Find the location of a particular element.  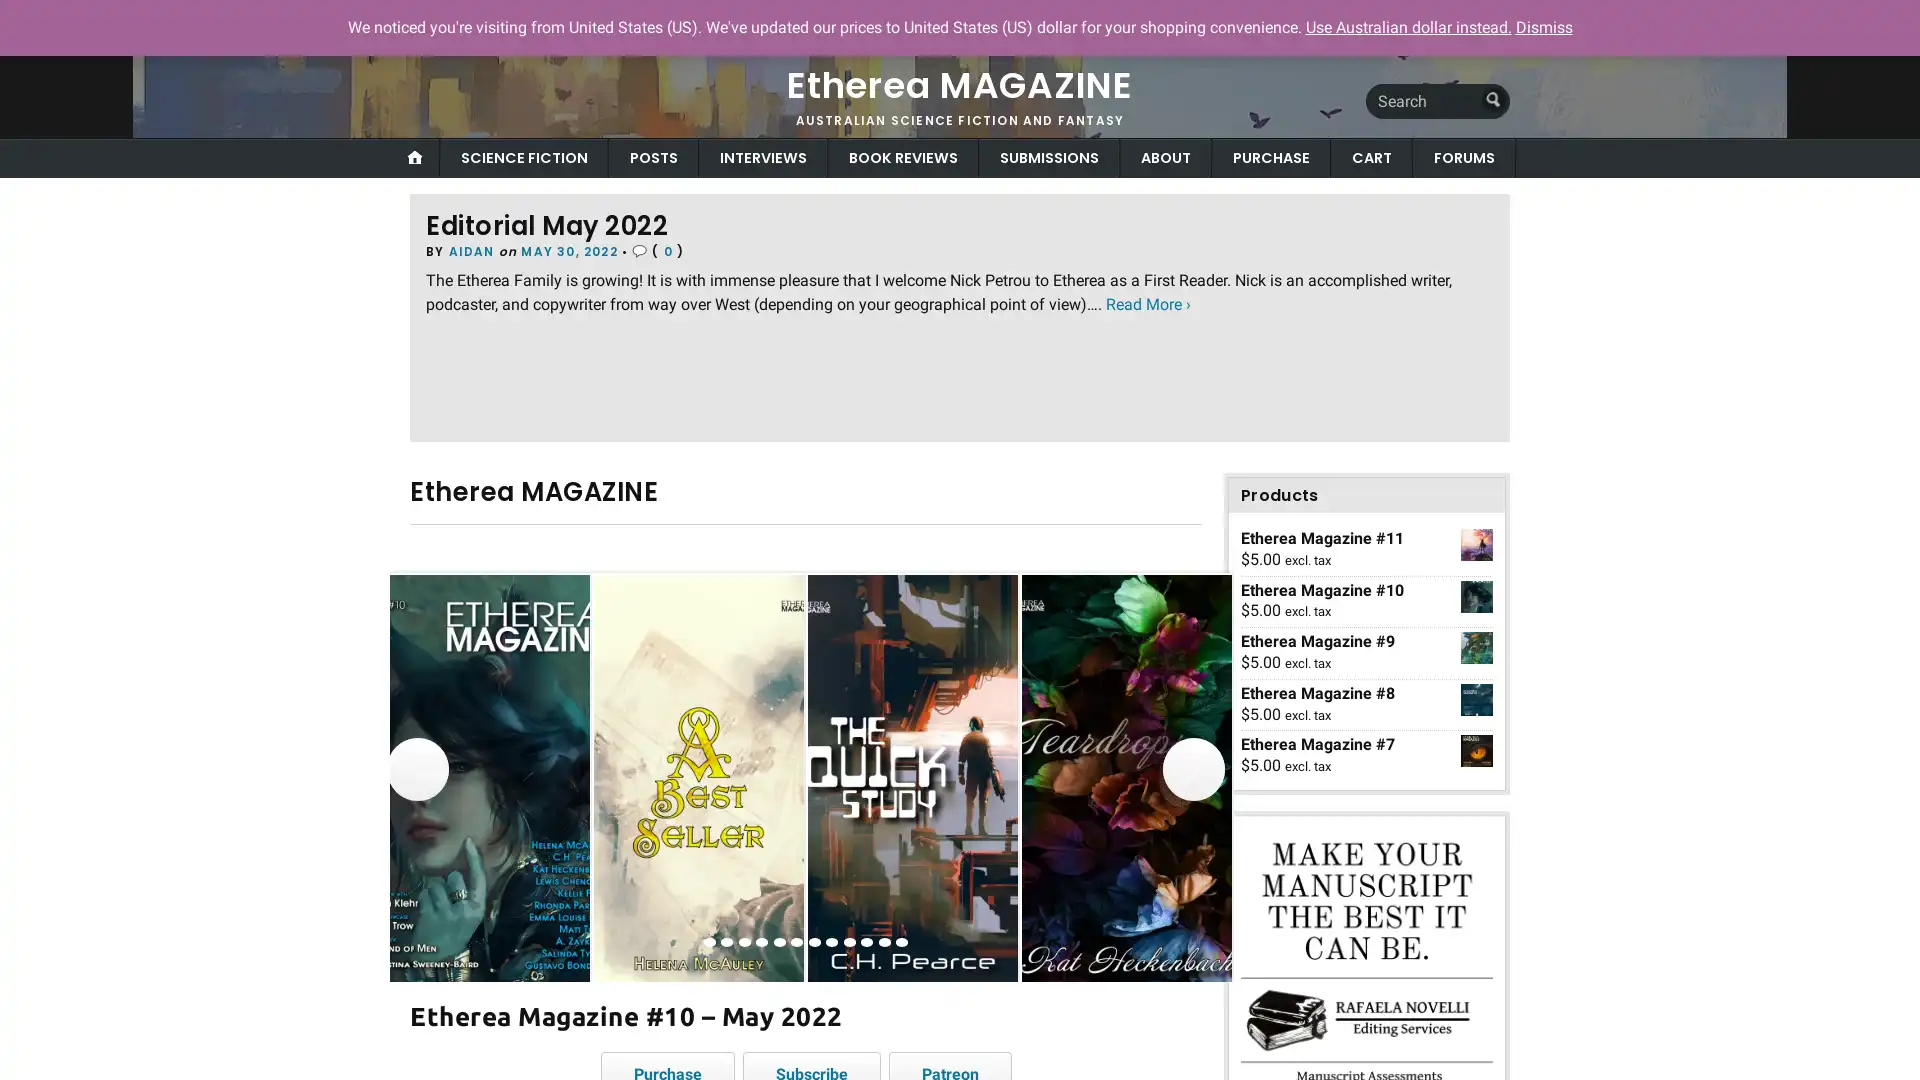

view image 7 of 12 in carousel is located at coordinates (814, 941).